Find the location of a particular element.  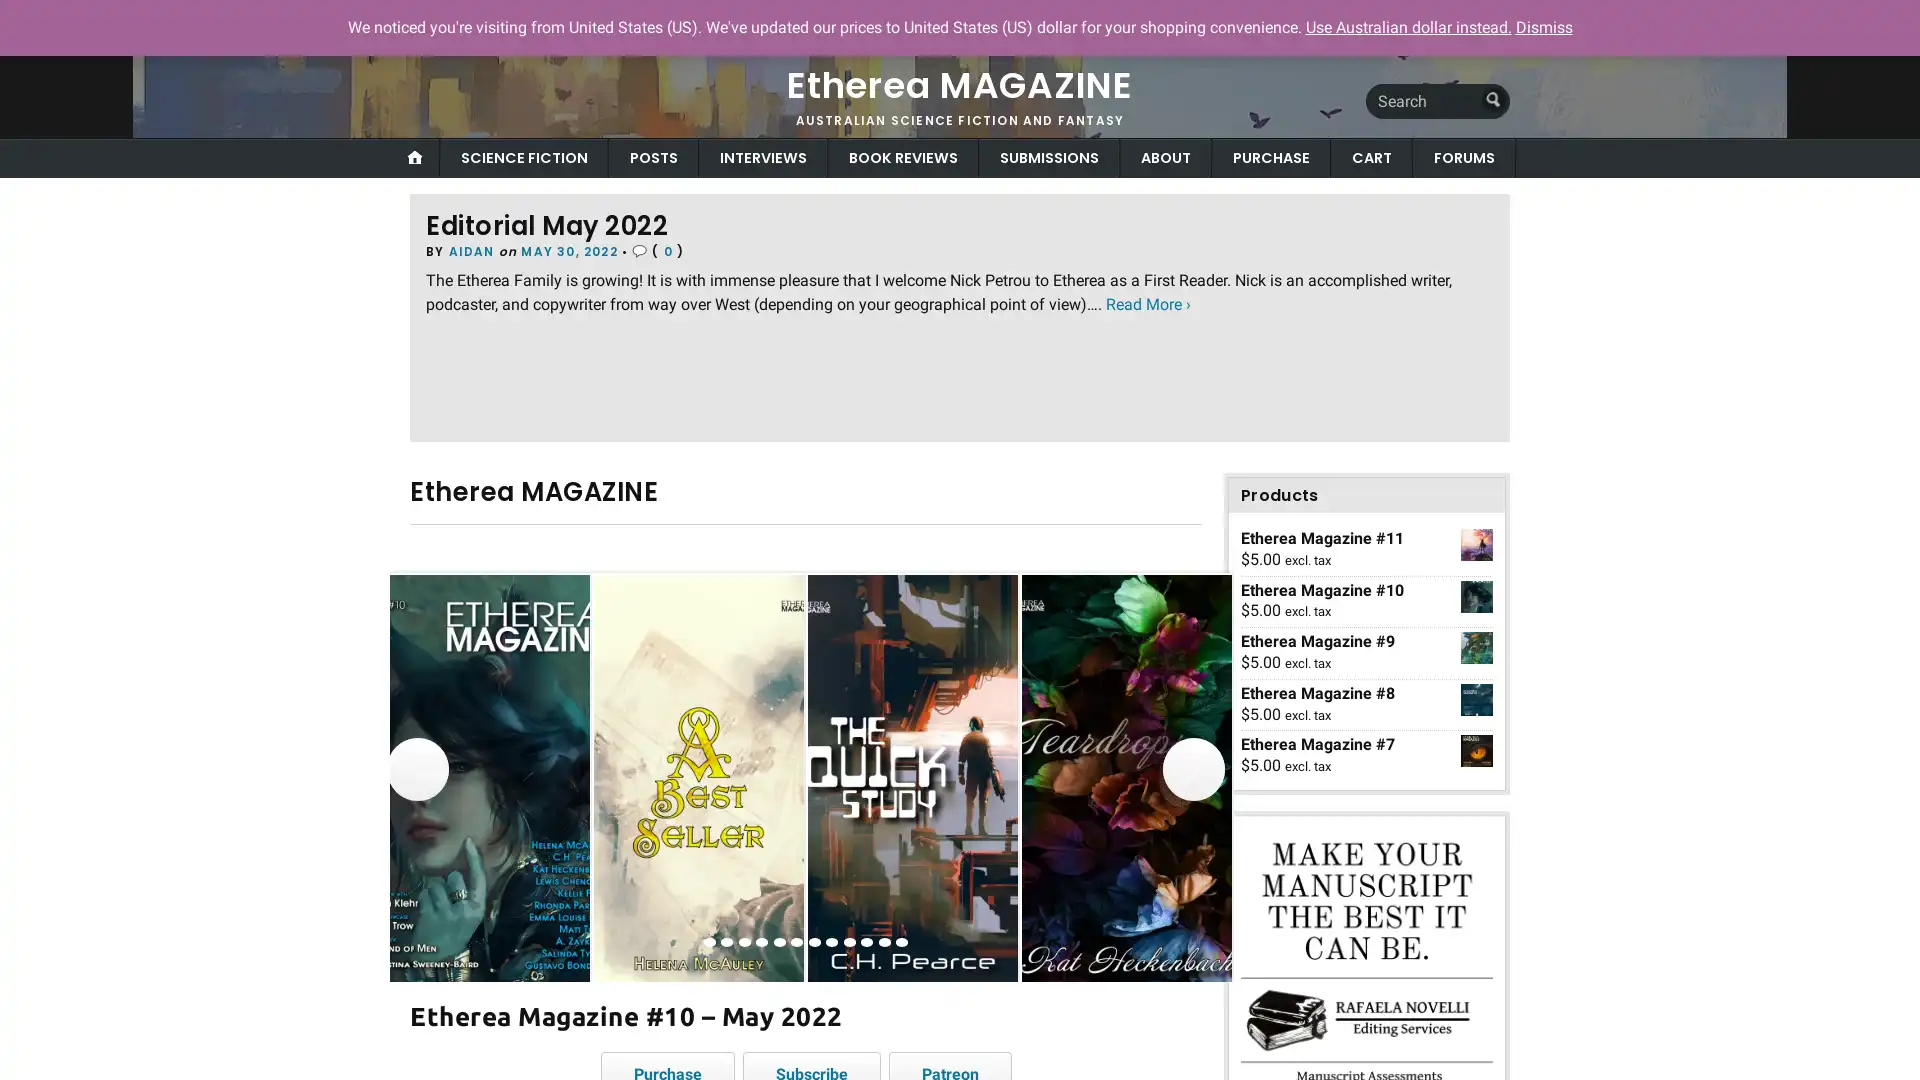

view image 7 of 12 in carousel is located at coordinates (814, 941).